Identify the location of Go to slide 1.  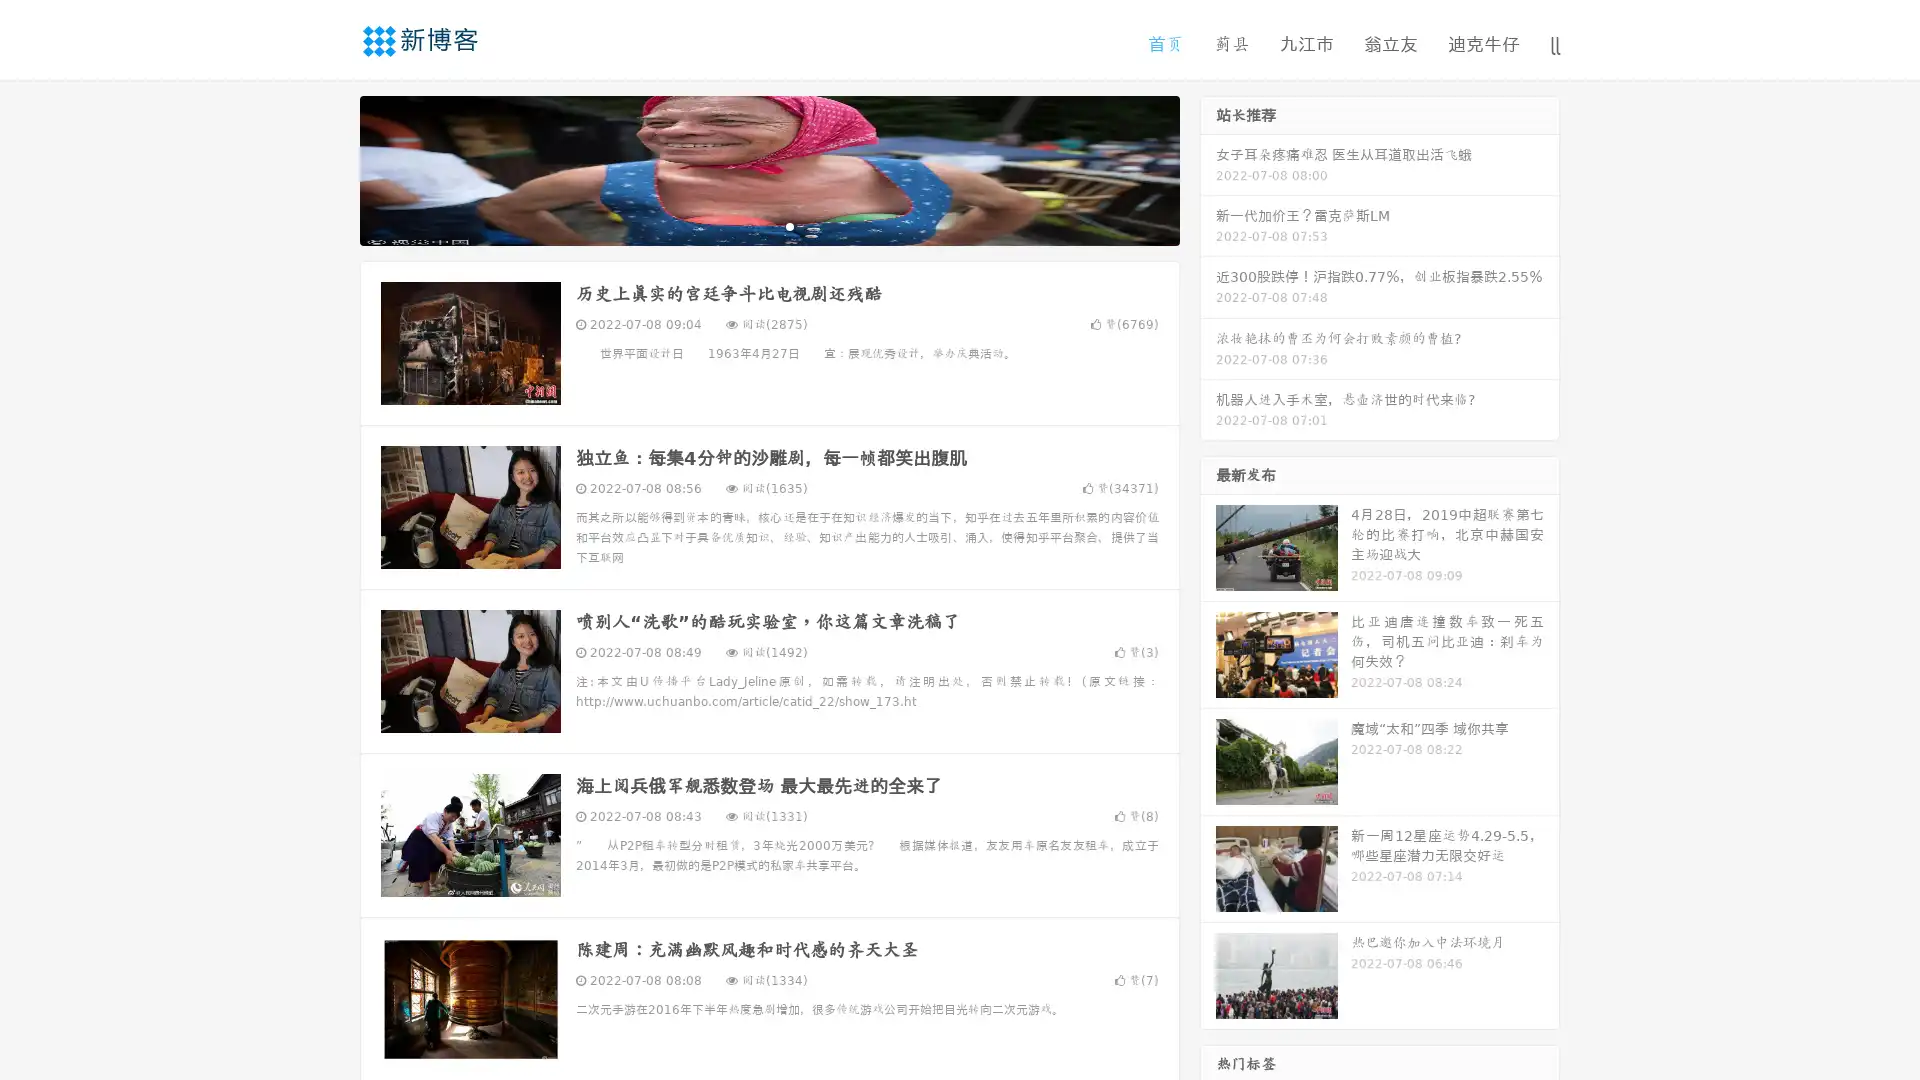
(748, 225).